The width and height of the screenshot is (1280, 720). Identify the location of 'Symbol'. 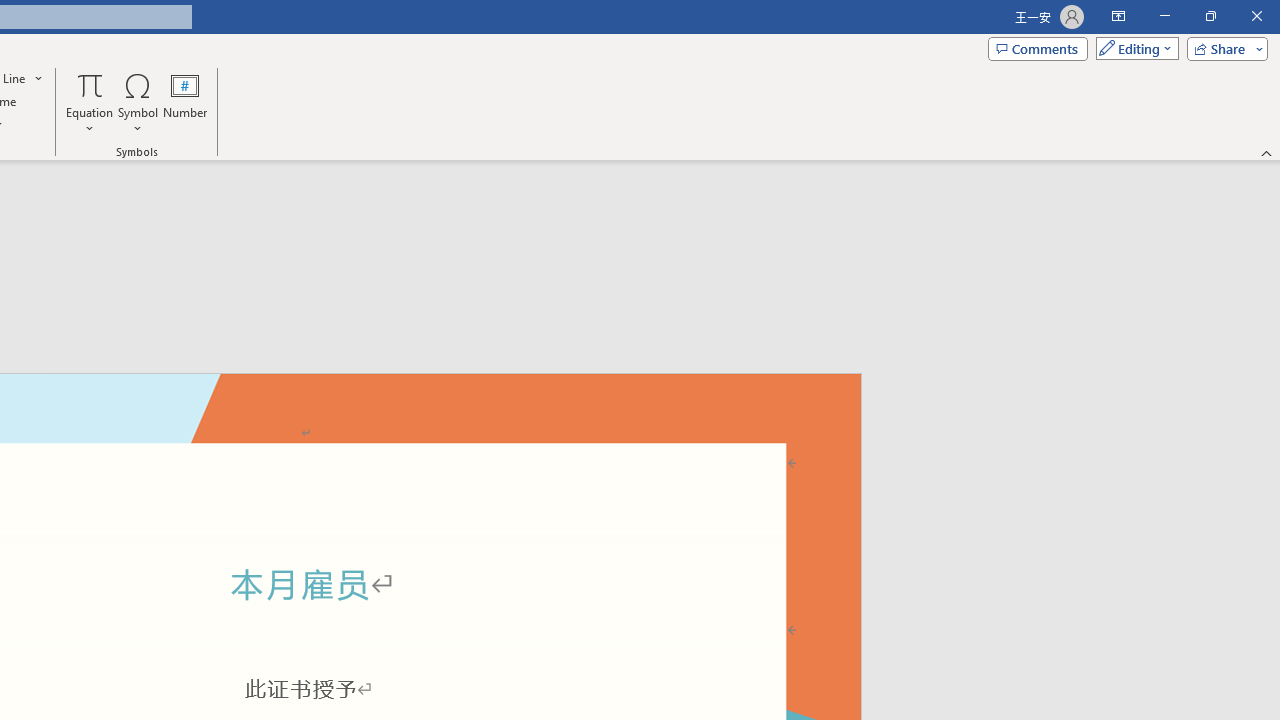
(137, 103).